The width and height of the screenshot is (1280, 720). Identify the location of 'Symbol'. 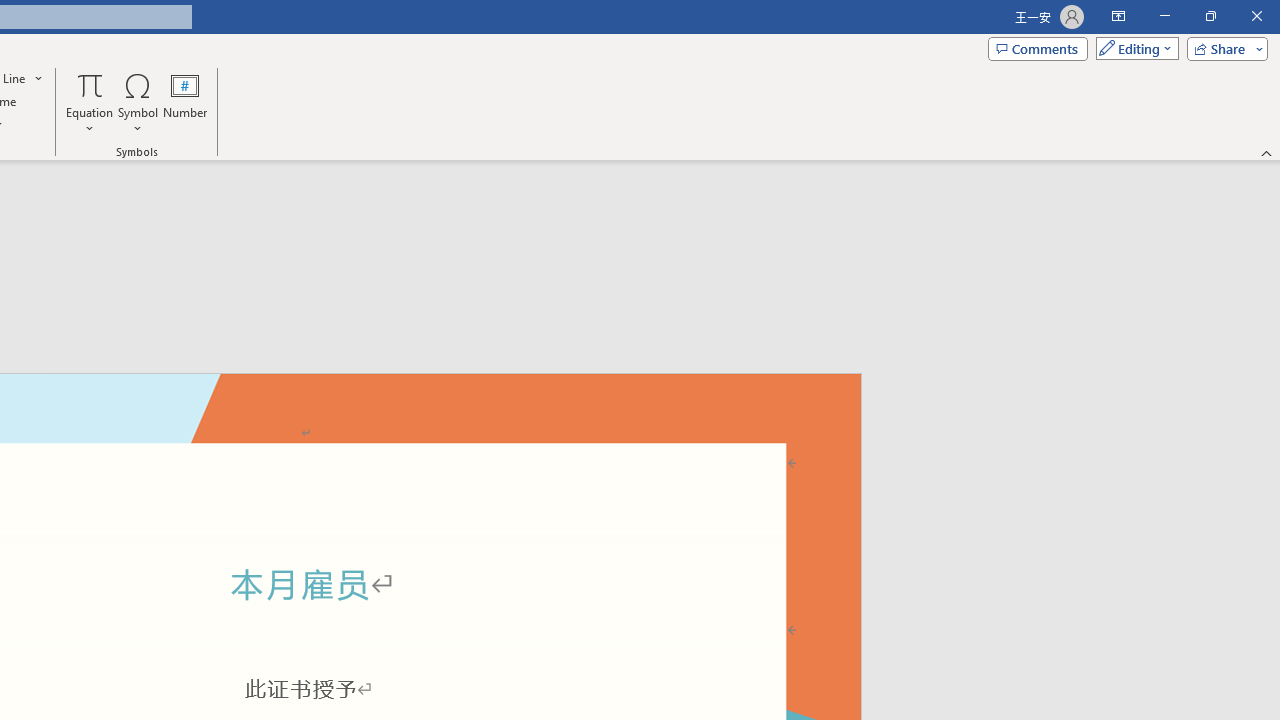
(137, 103).